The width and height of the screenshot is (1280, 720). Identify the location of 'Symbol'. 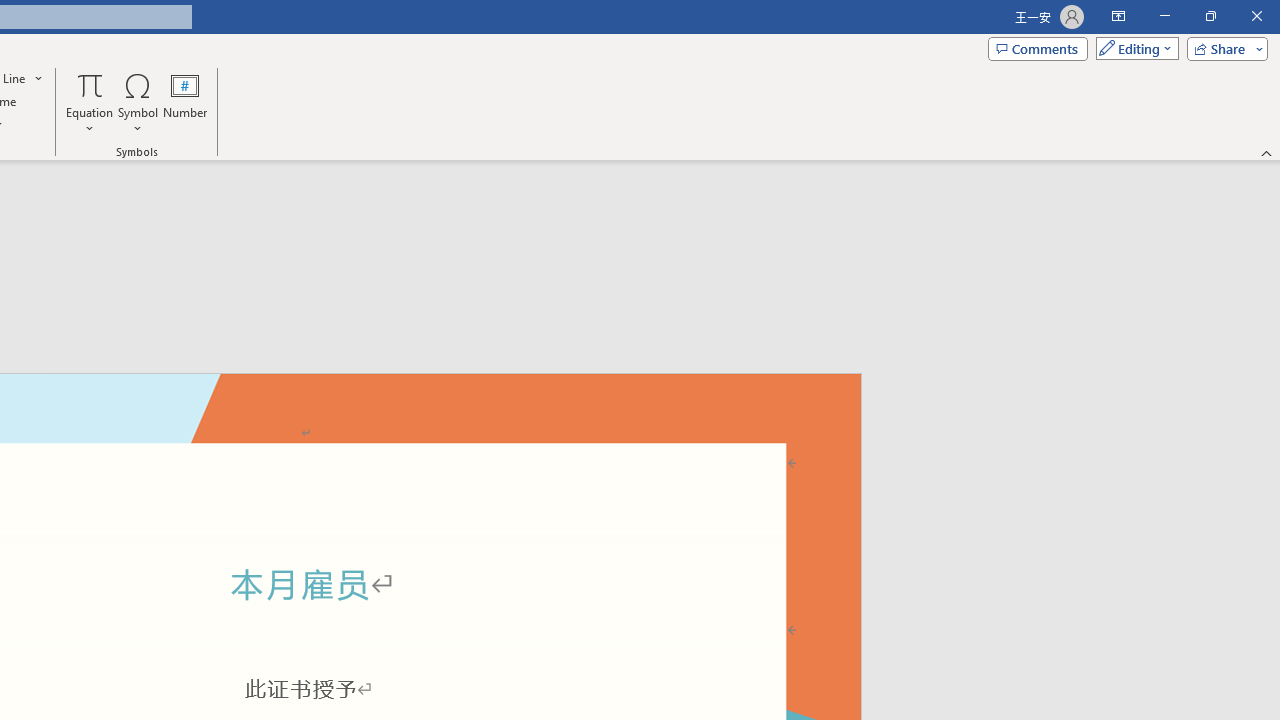
(137, 103).